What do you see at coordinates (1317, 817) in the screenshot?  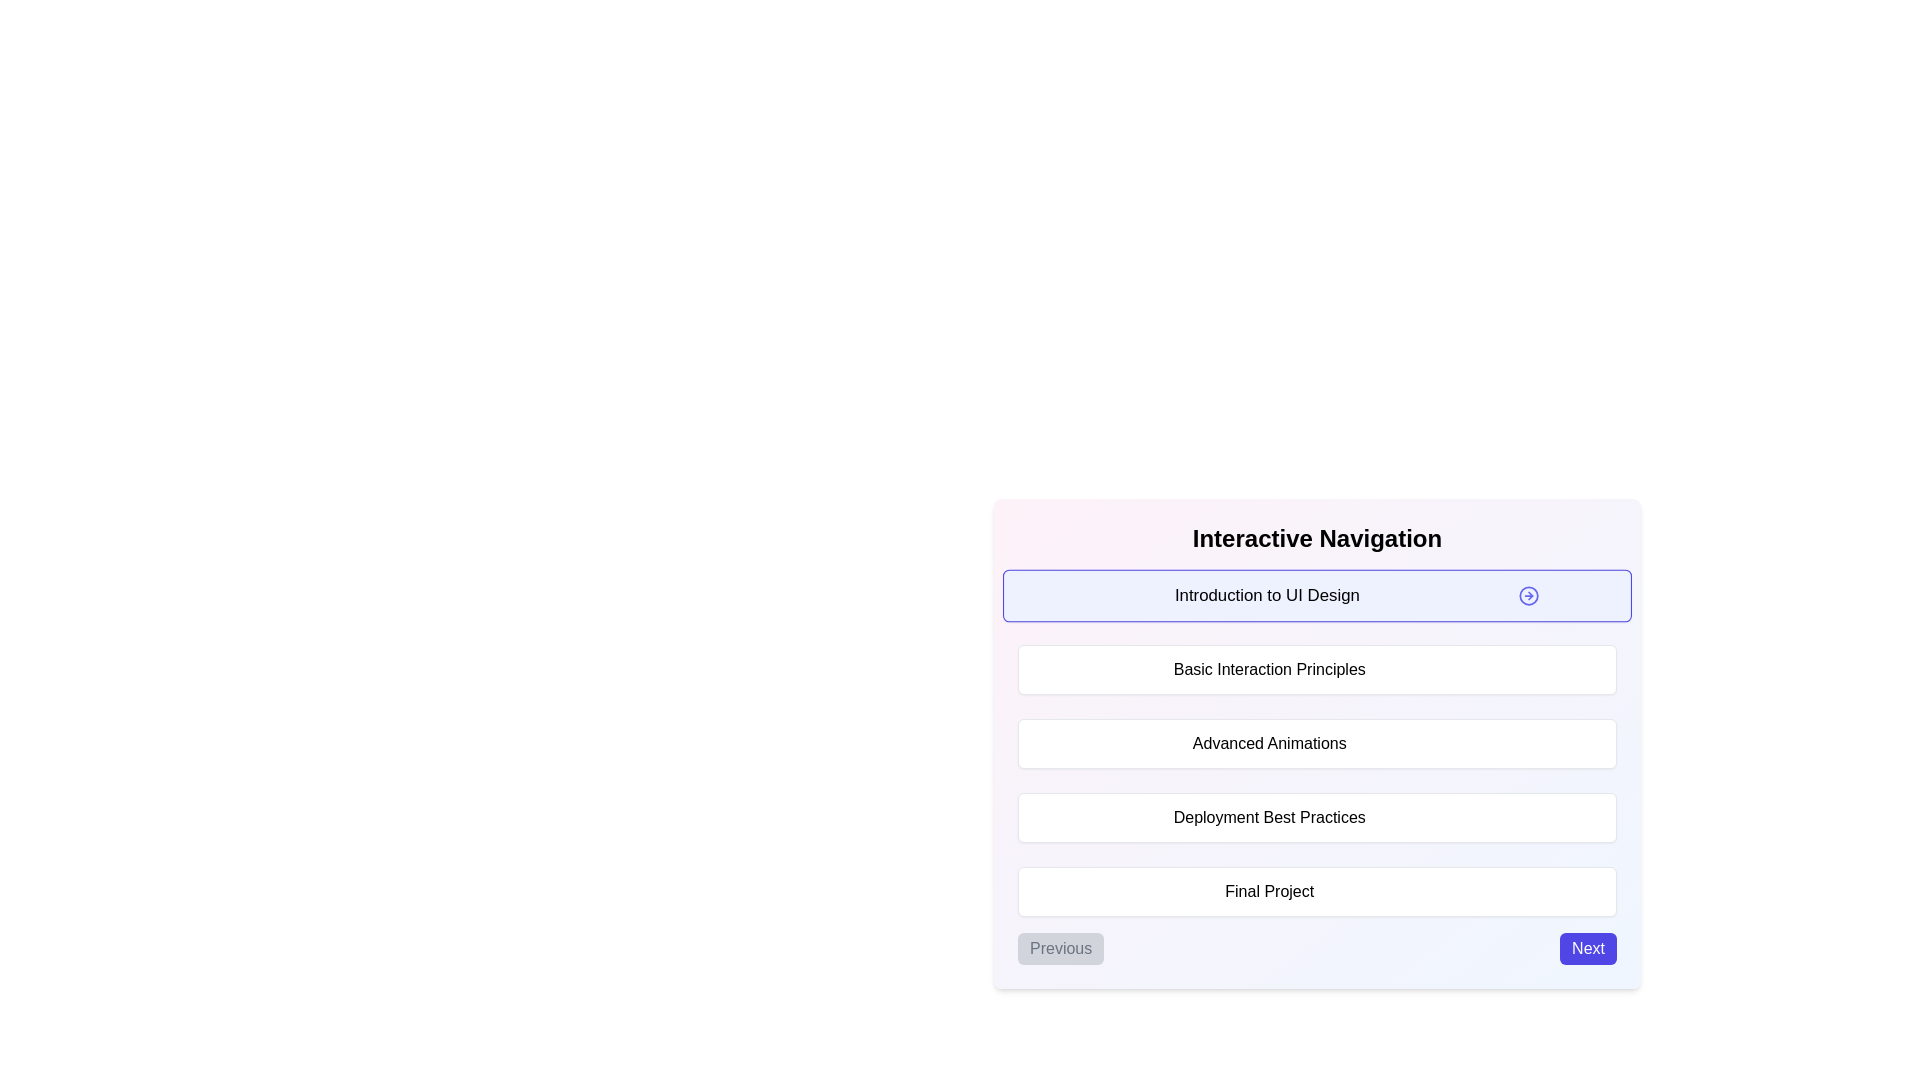 I see `the step labeled Deployment Best Practices to navigate to it` at bounding box center [1317, 817].